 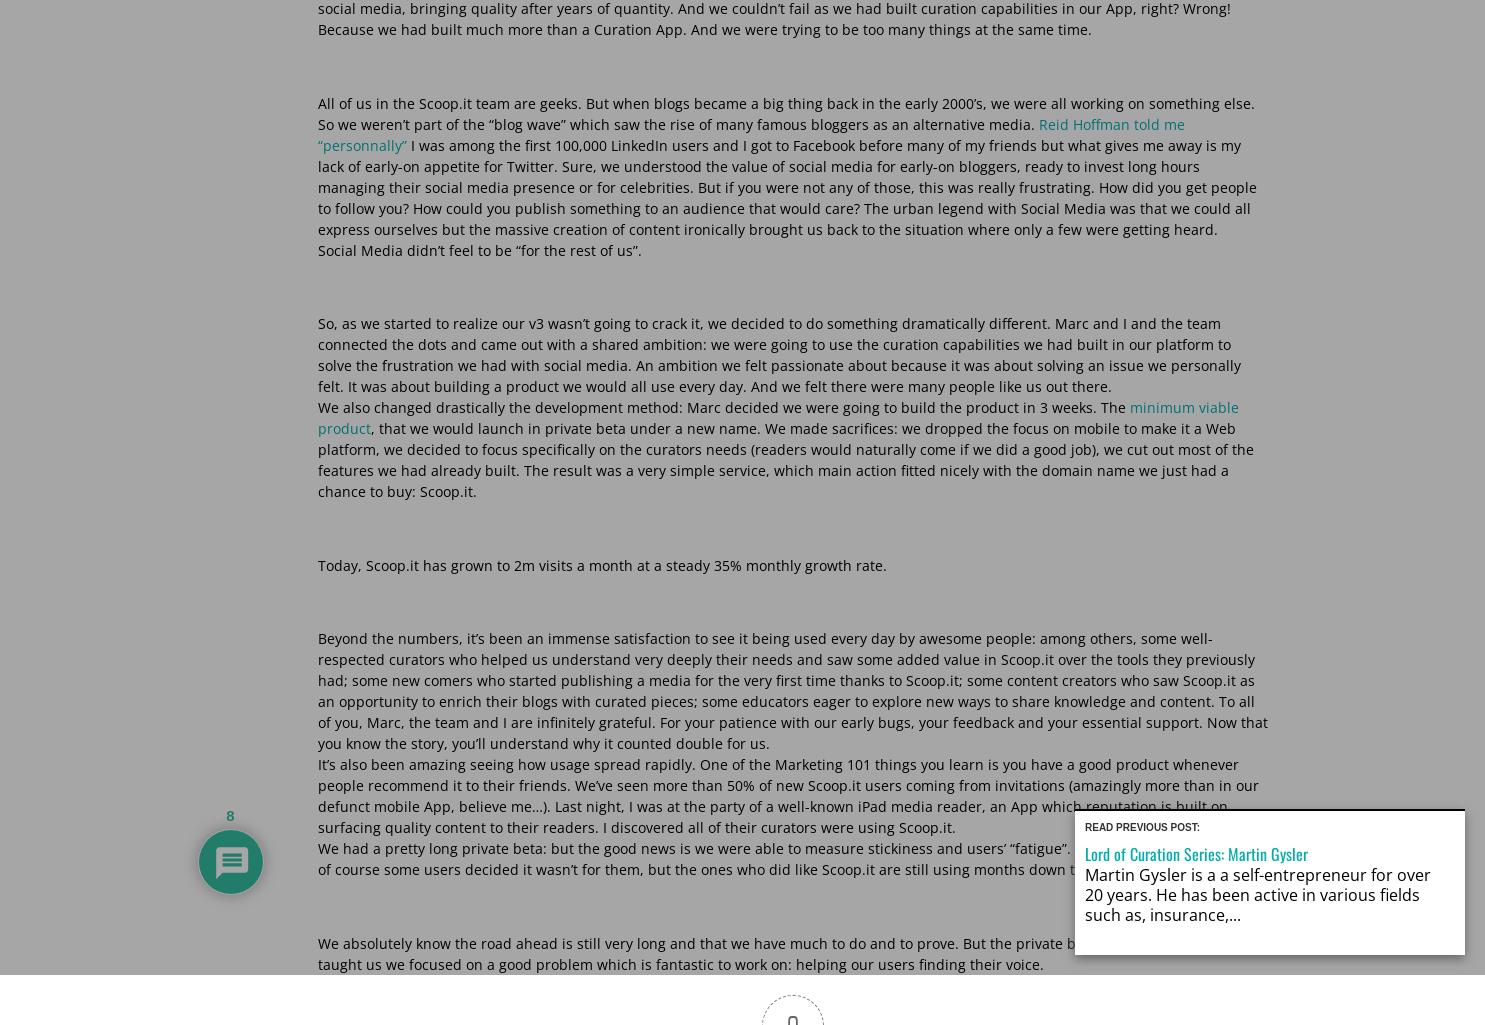 I want to click on 'All of us in the Scoop.it team are geeks. But when blogs became a big thing back in the early 2000’s, we were all working on something else. So we weren’t part of the “blog wave” which saw the rise of many famous bloggers as an alternative media.', so click(x=316, y=112).